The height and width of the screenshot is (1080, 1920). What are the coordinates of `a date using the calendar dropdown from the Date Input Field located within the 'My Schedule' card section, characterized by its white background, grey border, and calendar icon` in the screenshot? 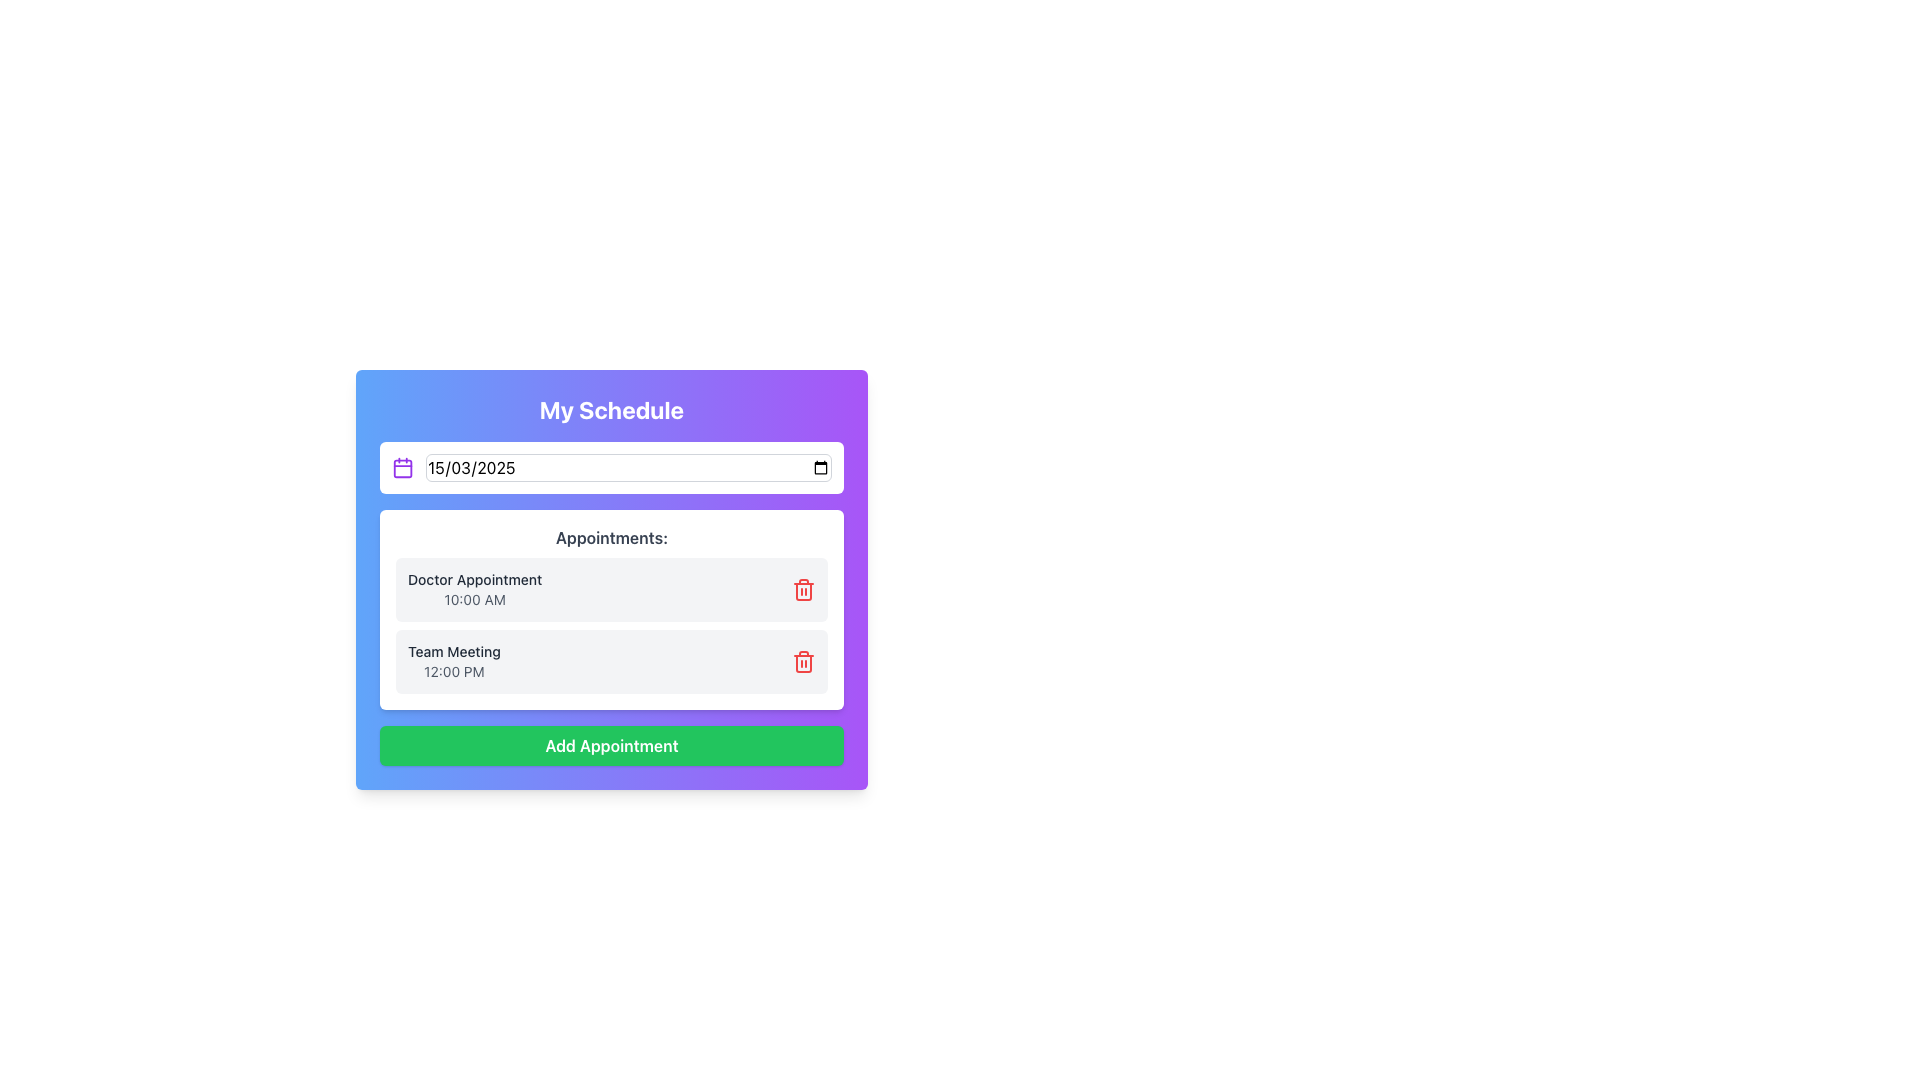 It's located at (610, 467).